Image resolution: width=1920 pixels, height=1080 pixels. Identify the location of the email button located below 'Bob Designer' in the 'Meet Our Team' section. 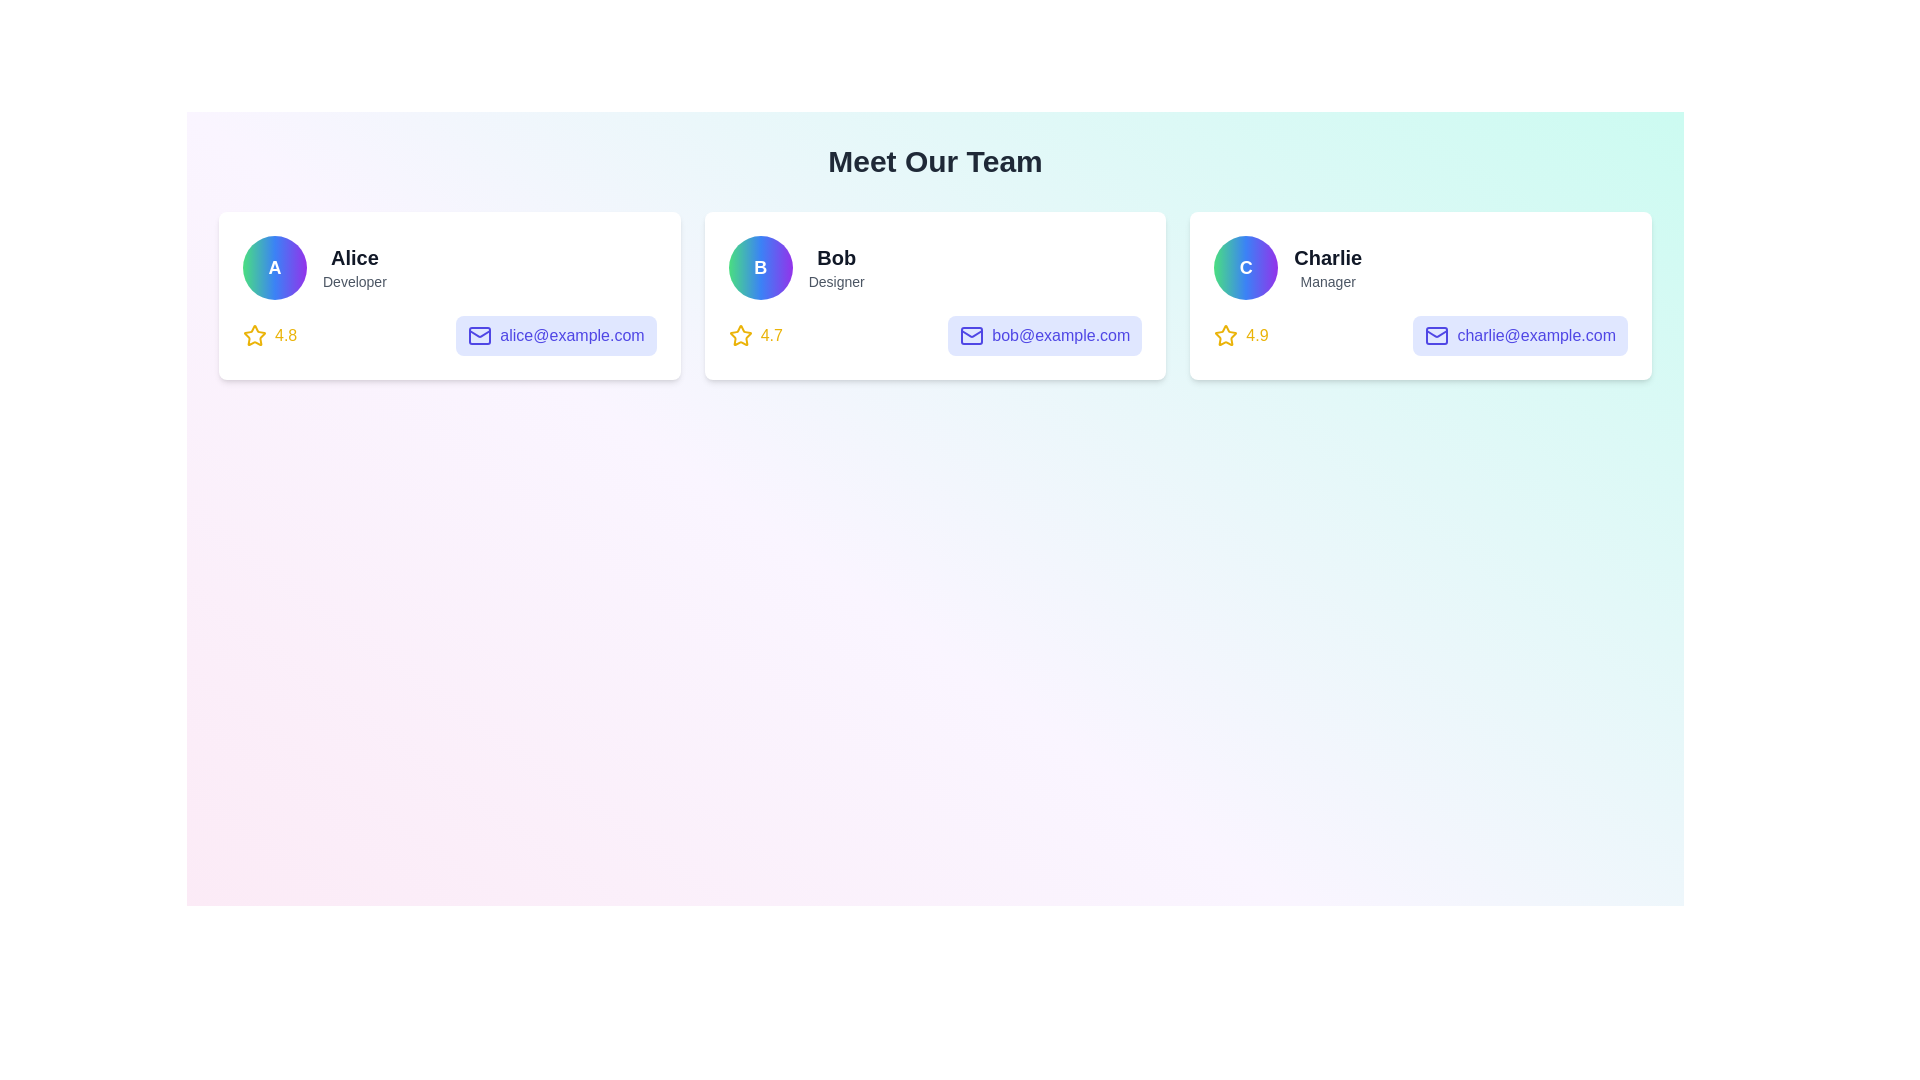
(1044, 334).